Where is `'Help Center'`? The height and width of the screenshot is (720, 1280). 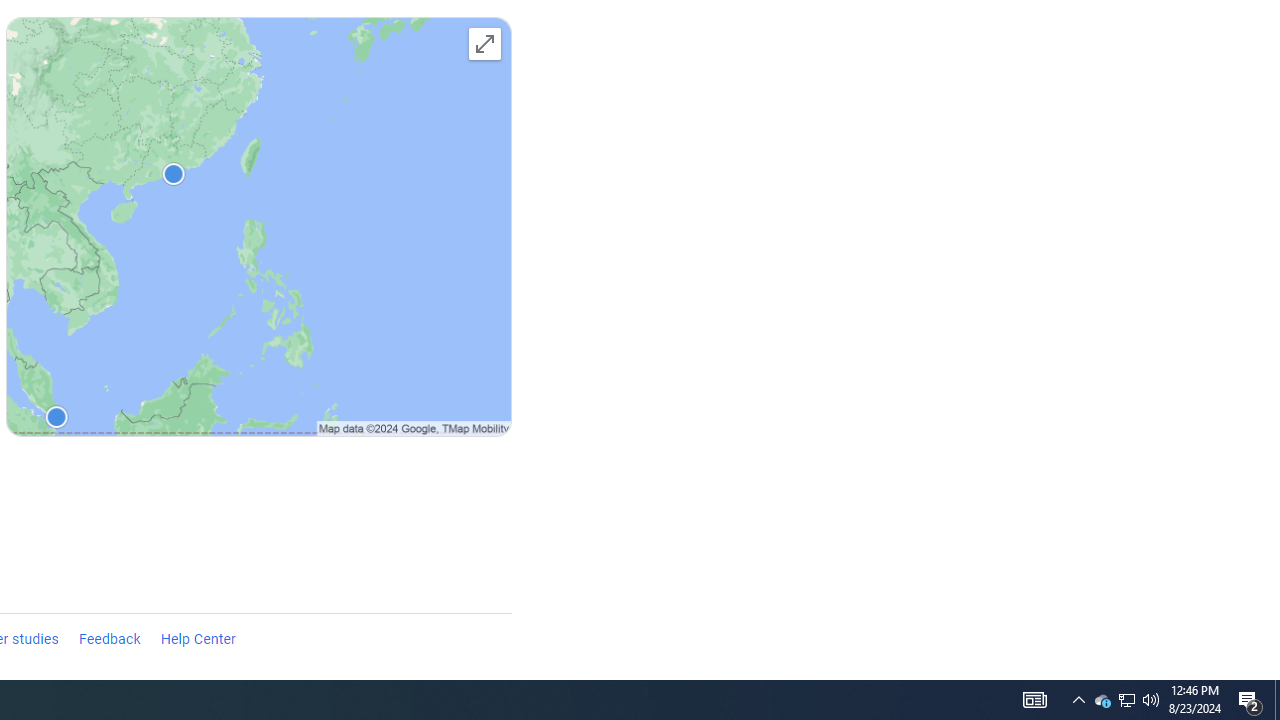
'Help Center' is located at coordinates (198, 640).